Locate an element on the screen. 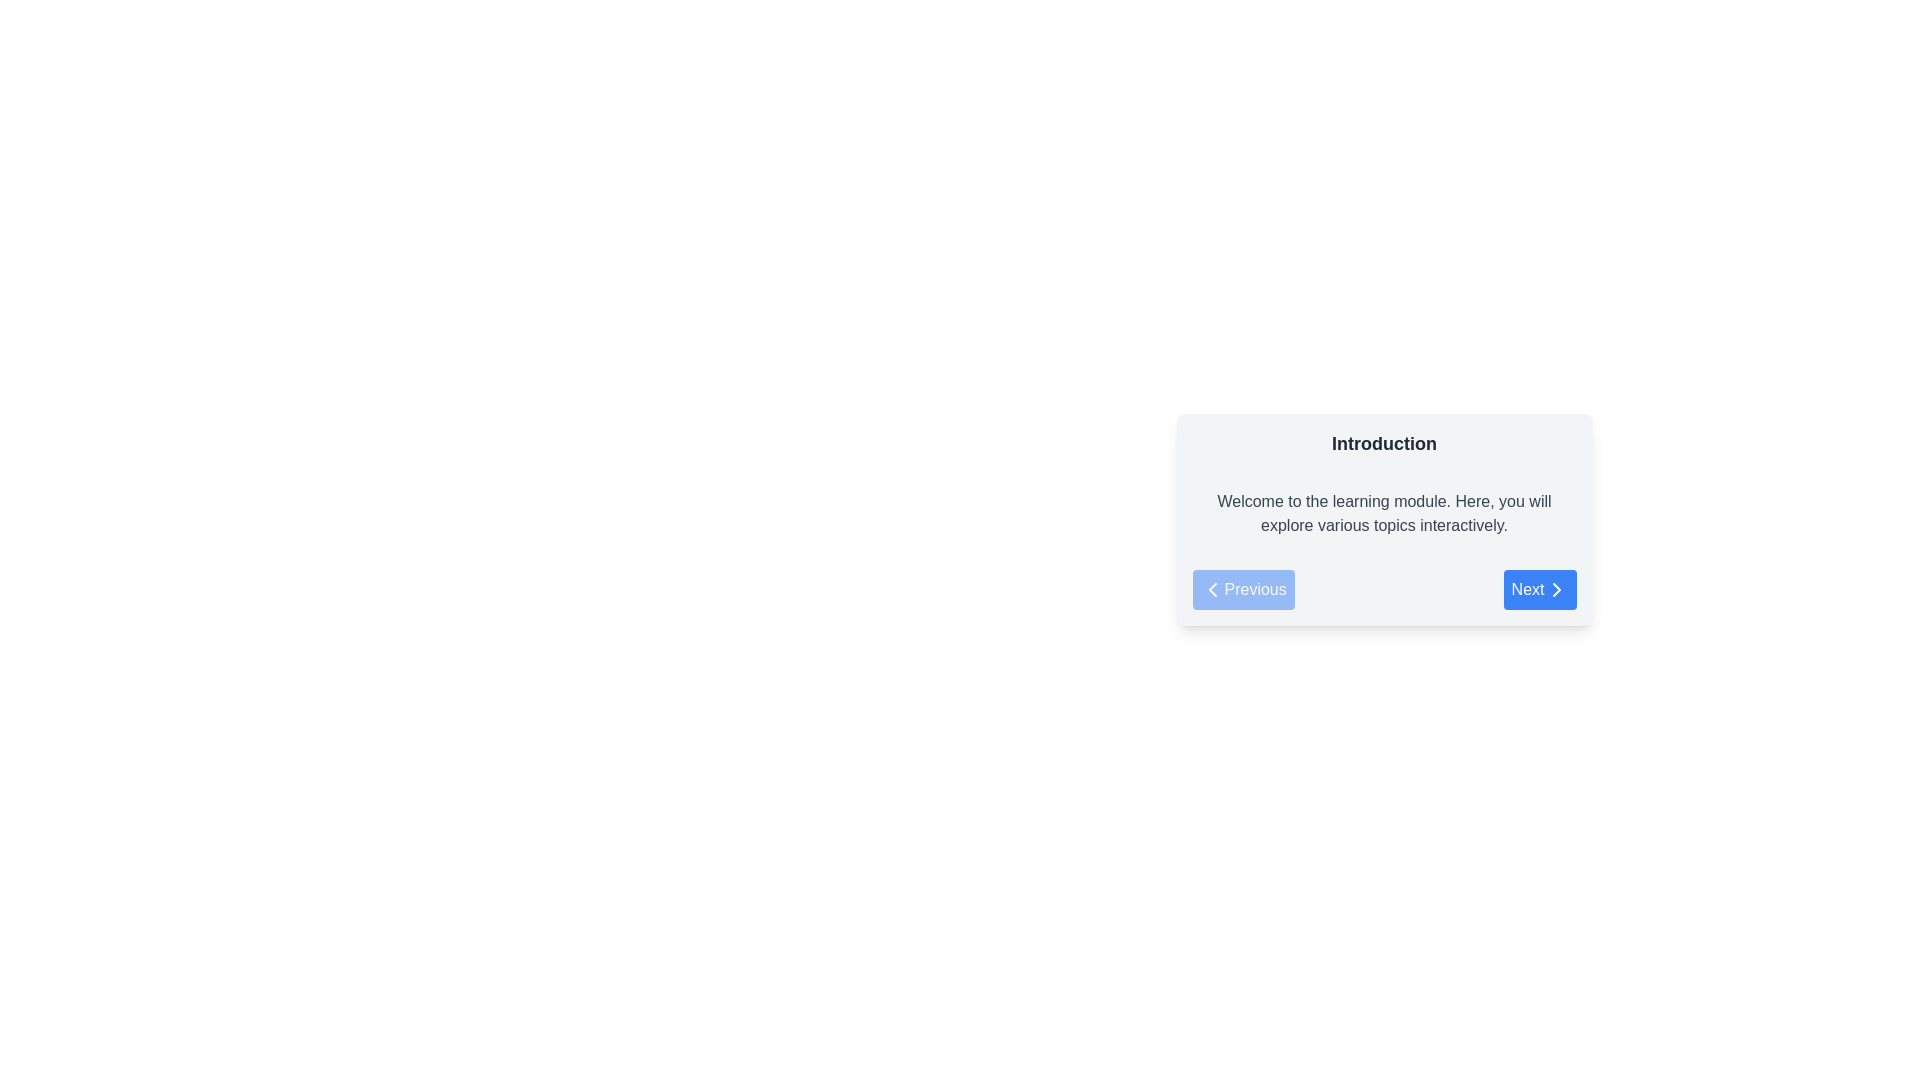  the backward navigation button located at the leftmost position in the bottom section of the card is located at coordinates (1242, 589).